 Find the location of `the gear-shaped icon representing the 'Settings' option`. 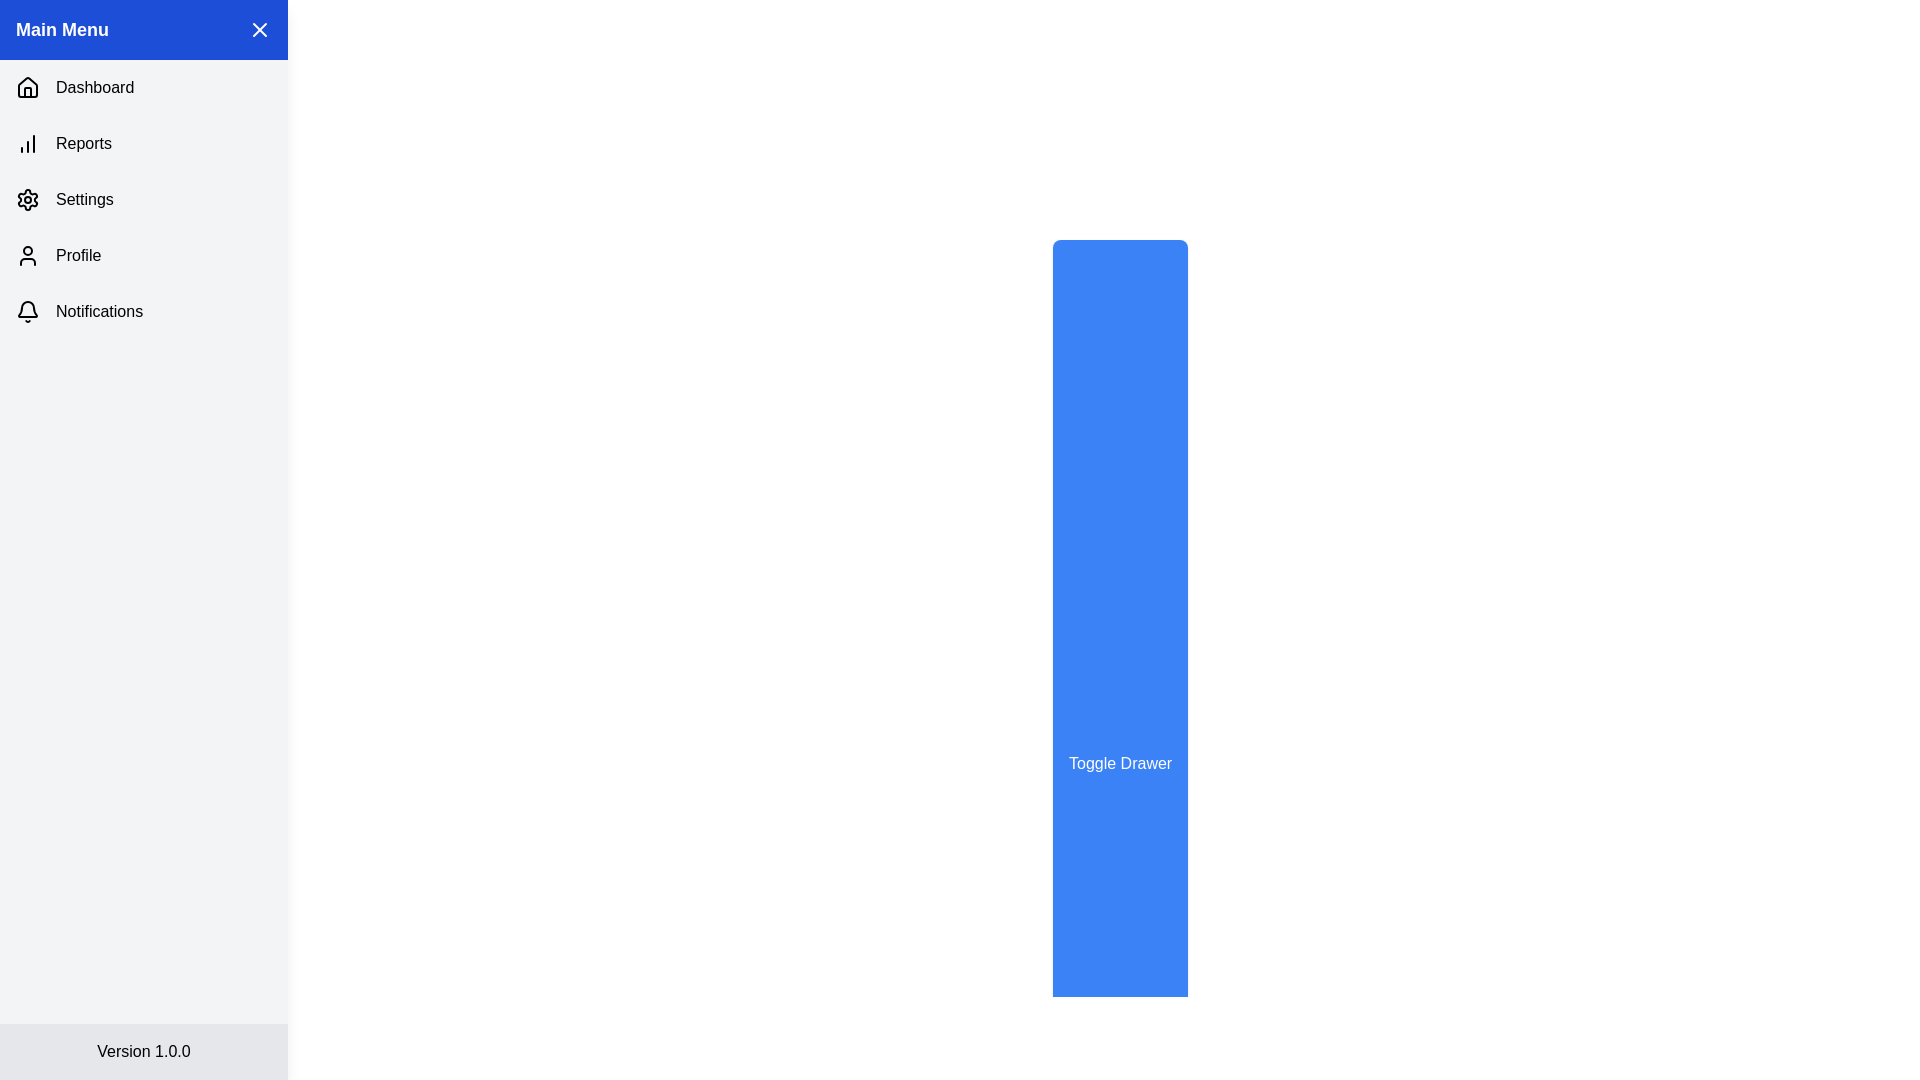

the gear-shaped icon representing the 'Settings' option is located at coordinates (28, 200).